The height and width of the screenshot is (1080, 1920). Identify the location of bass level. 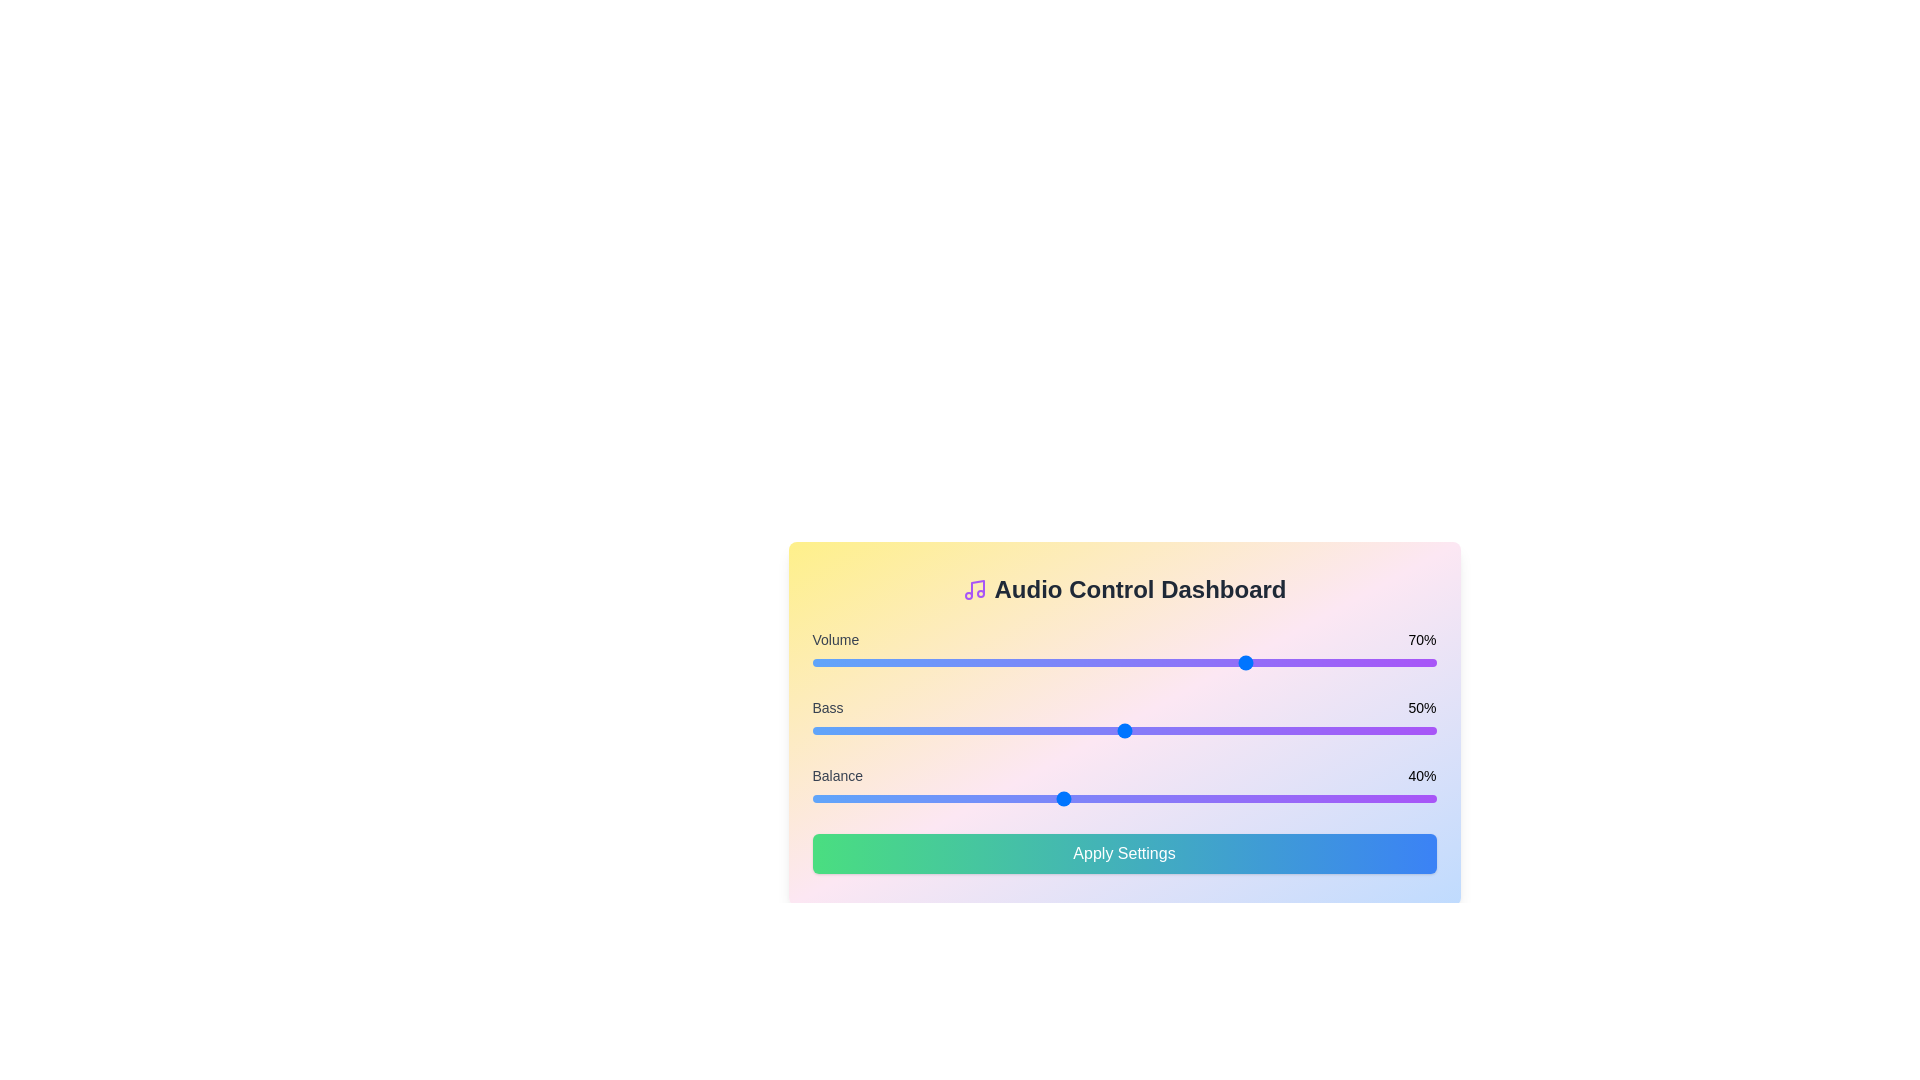
(1280, 731).